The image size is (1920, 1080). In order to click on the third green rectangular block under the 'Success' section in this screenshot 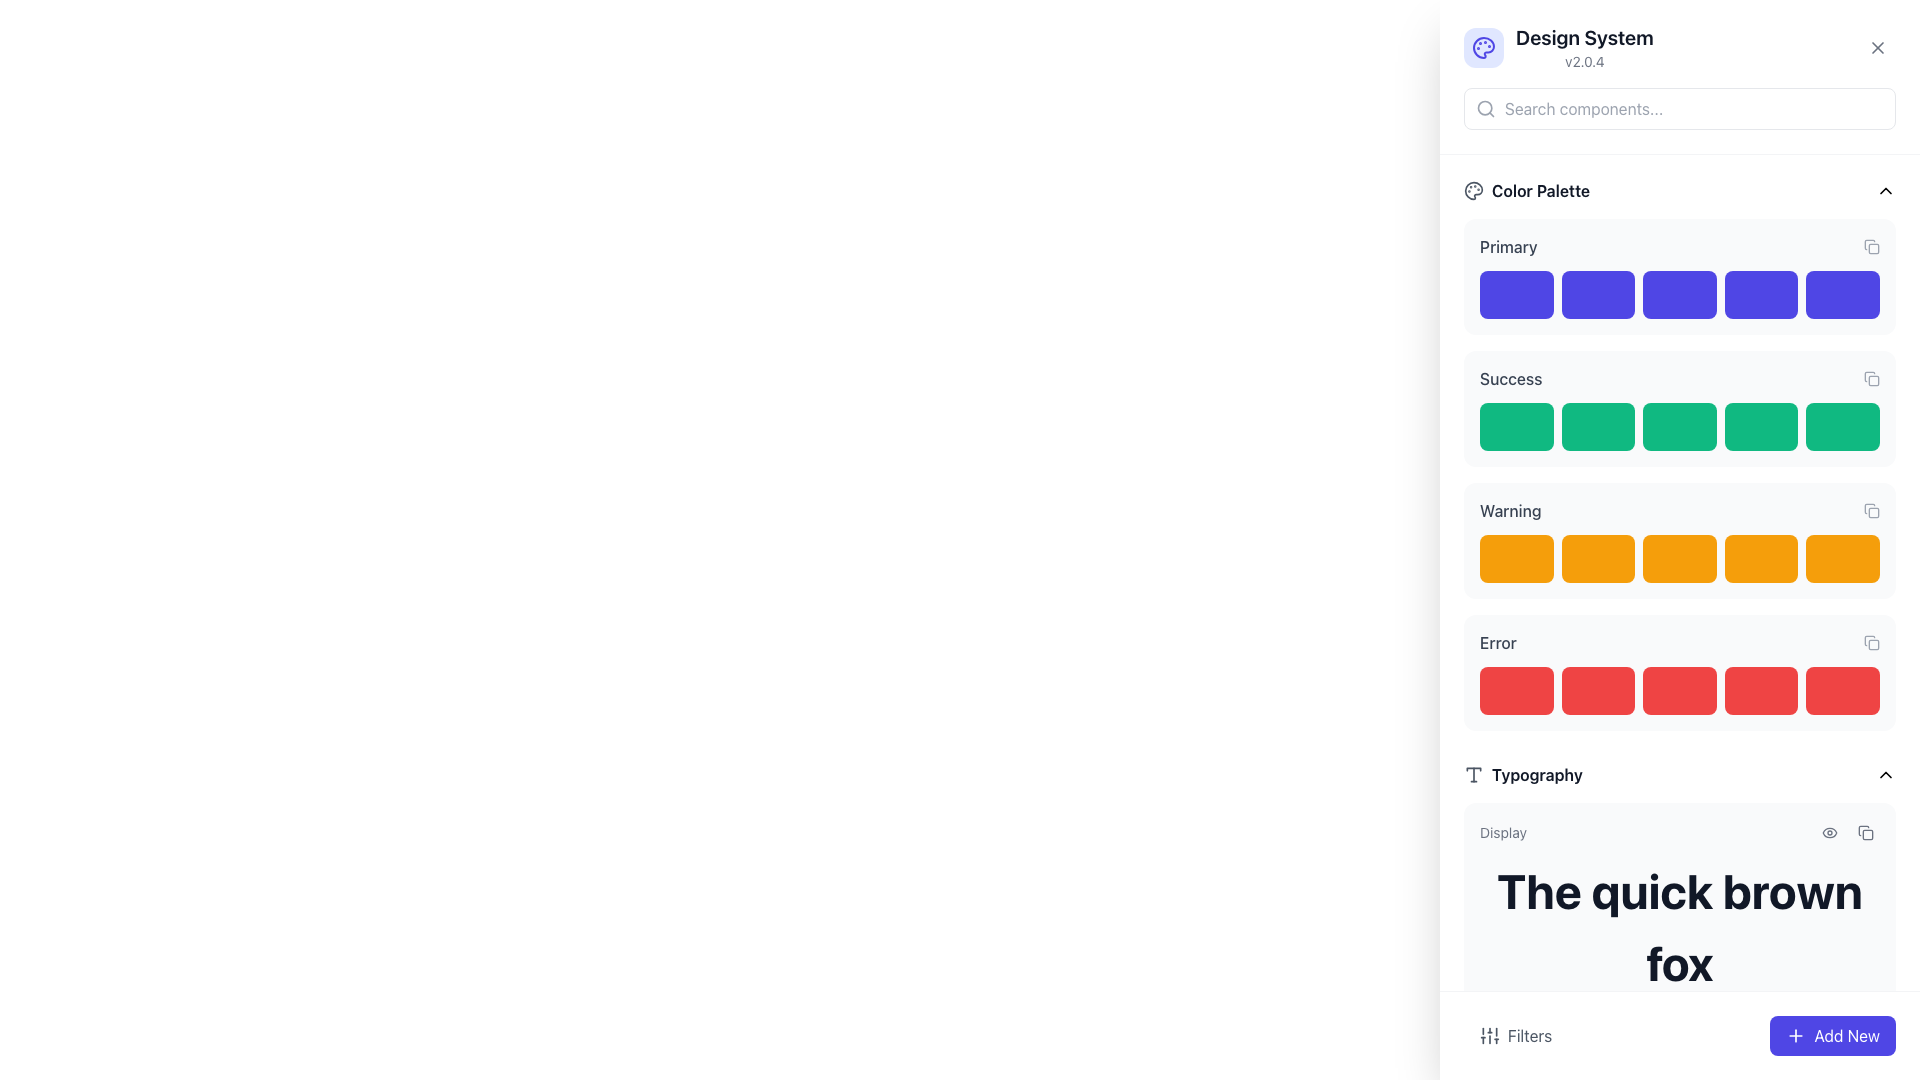, I will do `click(1680, 407)`.